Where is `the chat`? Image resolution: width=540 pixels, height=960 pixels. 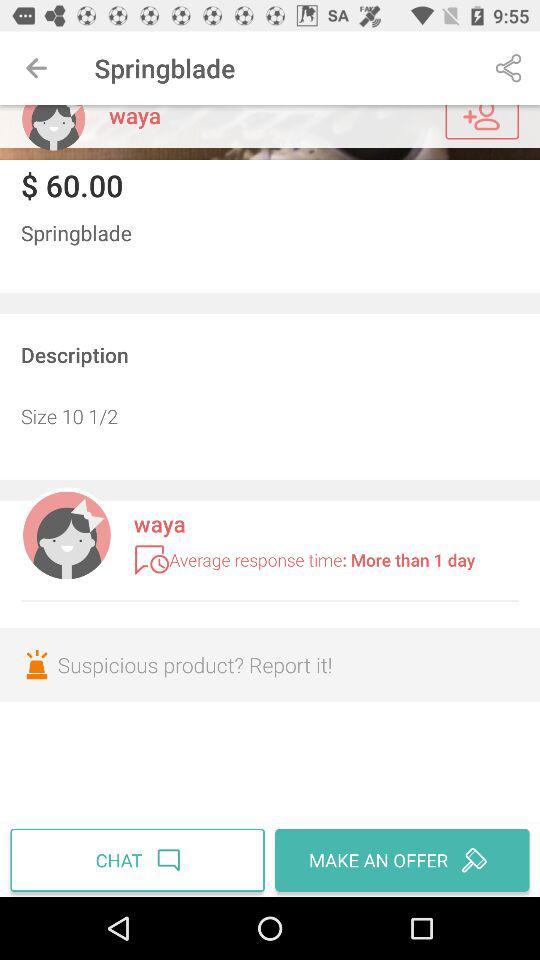
the chat is located at coordinates (139, 859).